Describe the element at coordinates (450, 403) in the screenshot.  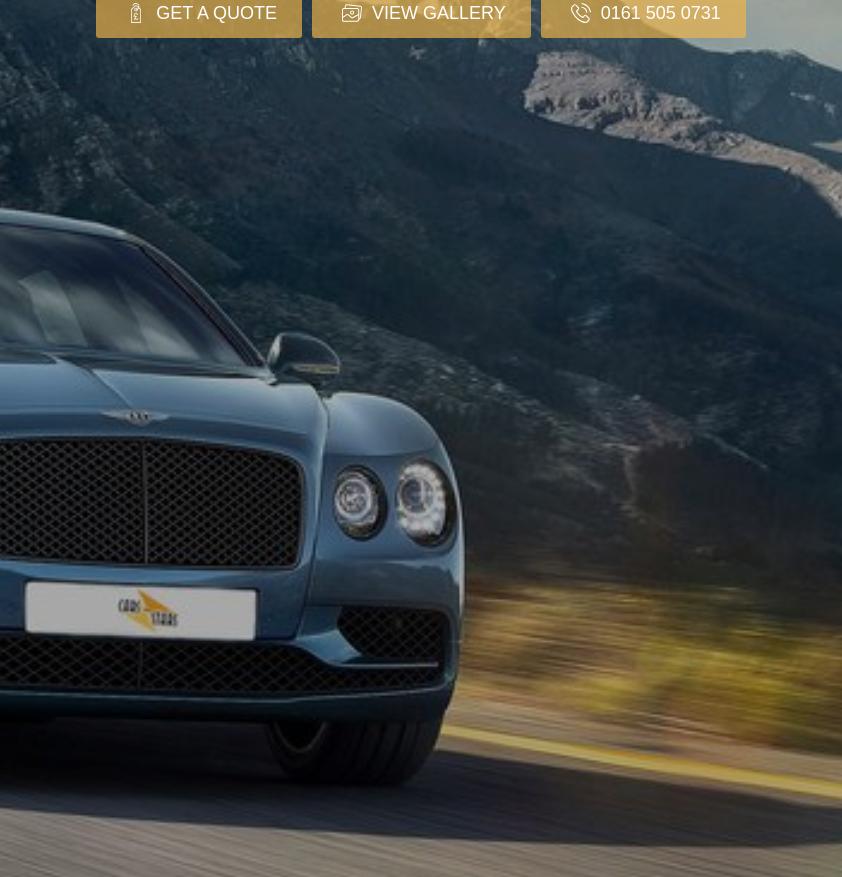
I see `'airport transfer'` at that location.